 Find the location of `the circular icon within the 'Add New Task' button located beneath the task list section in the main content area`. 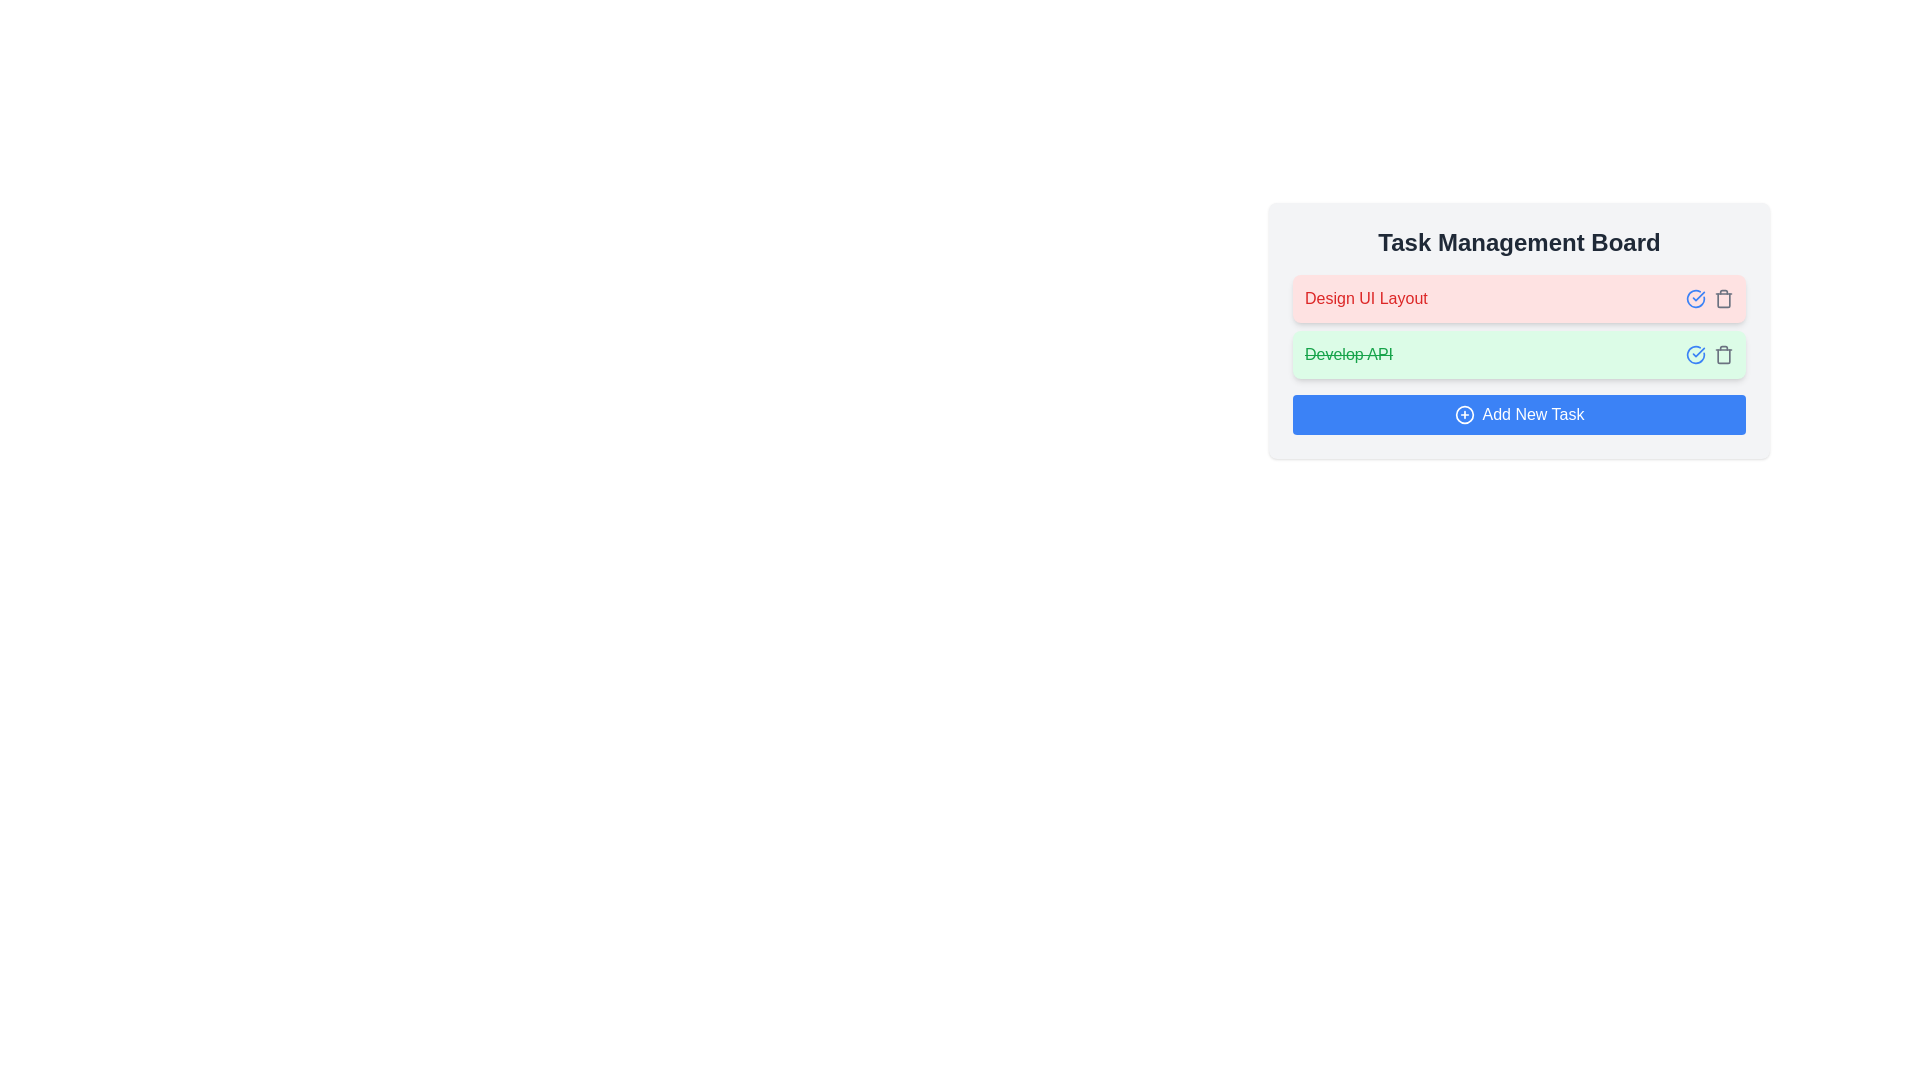

the circular icon within the 'Add New Task' button located beneath the task list section in the main content area is located at coordinates (1464, 414).